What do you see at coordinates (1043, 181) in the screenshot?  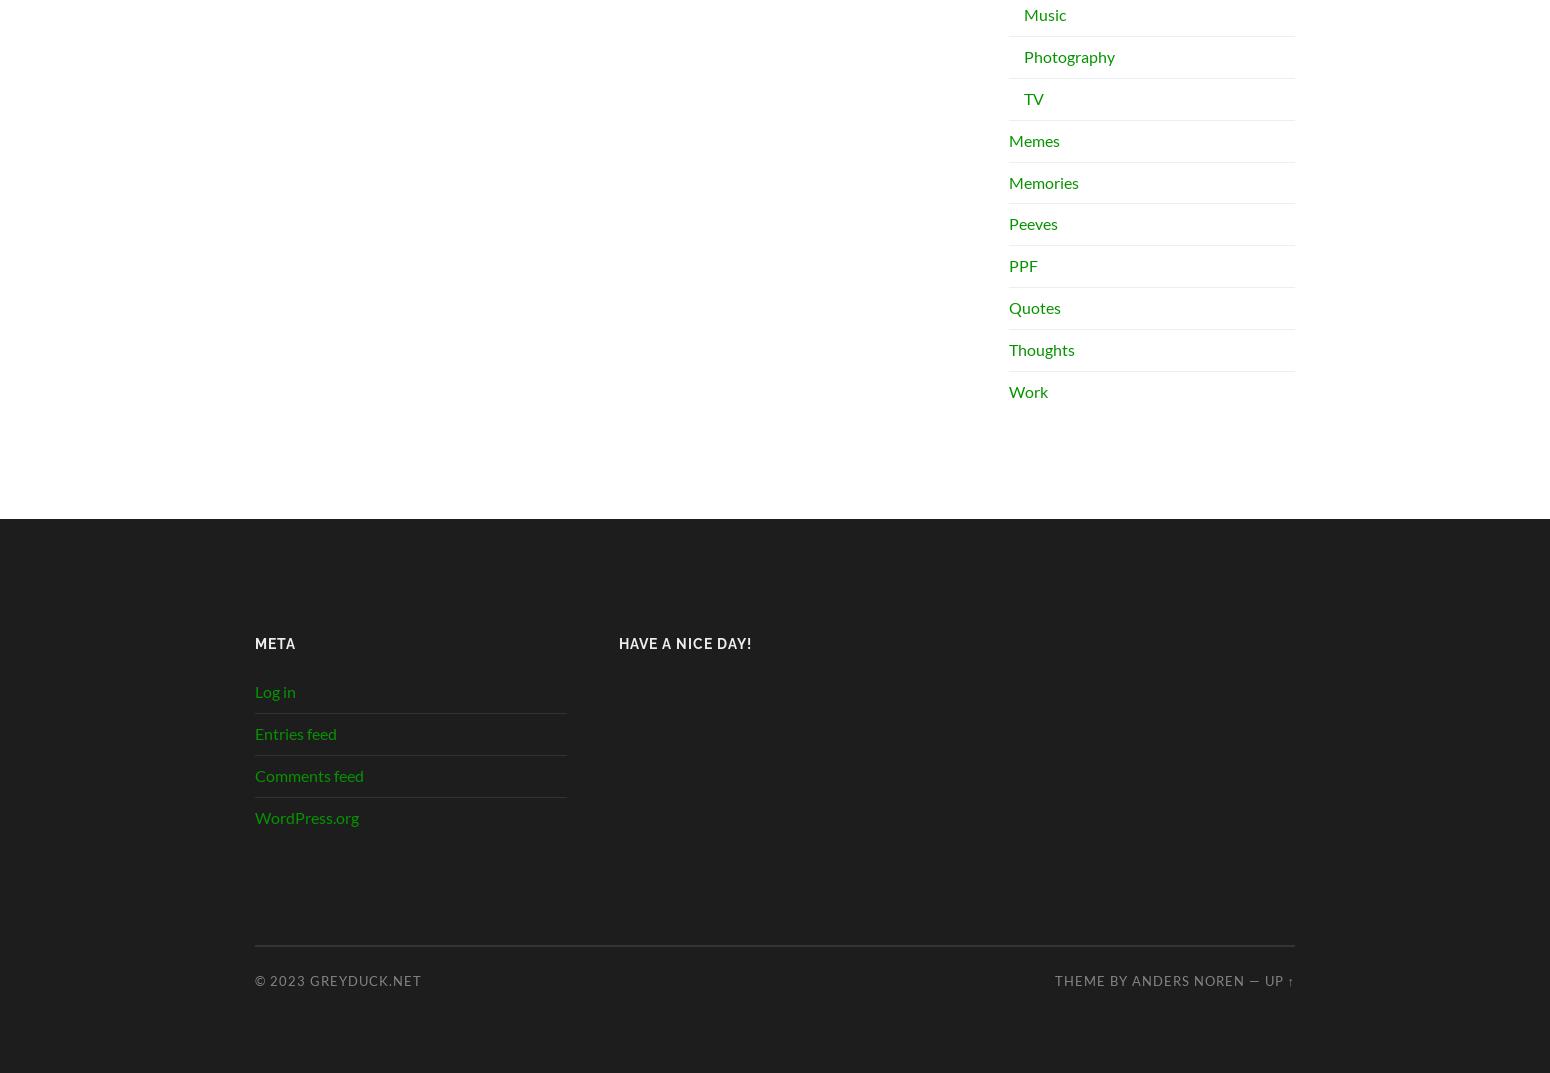 I see `'Memories'` at bounding box center [1043, 181].